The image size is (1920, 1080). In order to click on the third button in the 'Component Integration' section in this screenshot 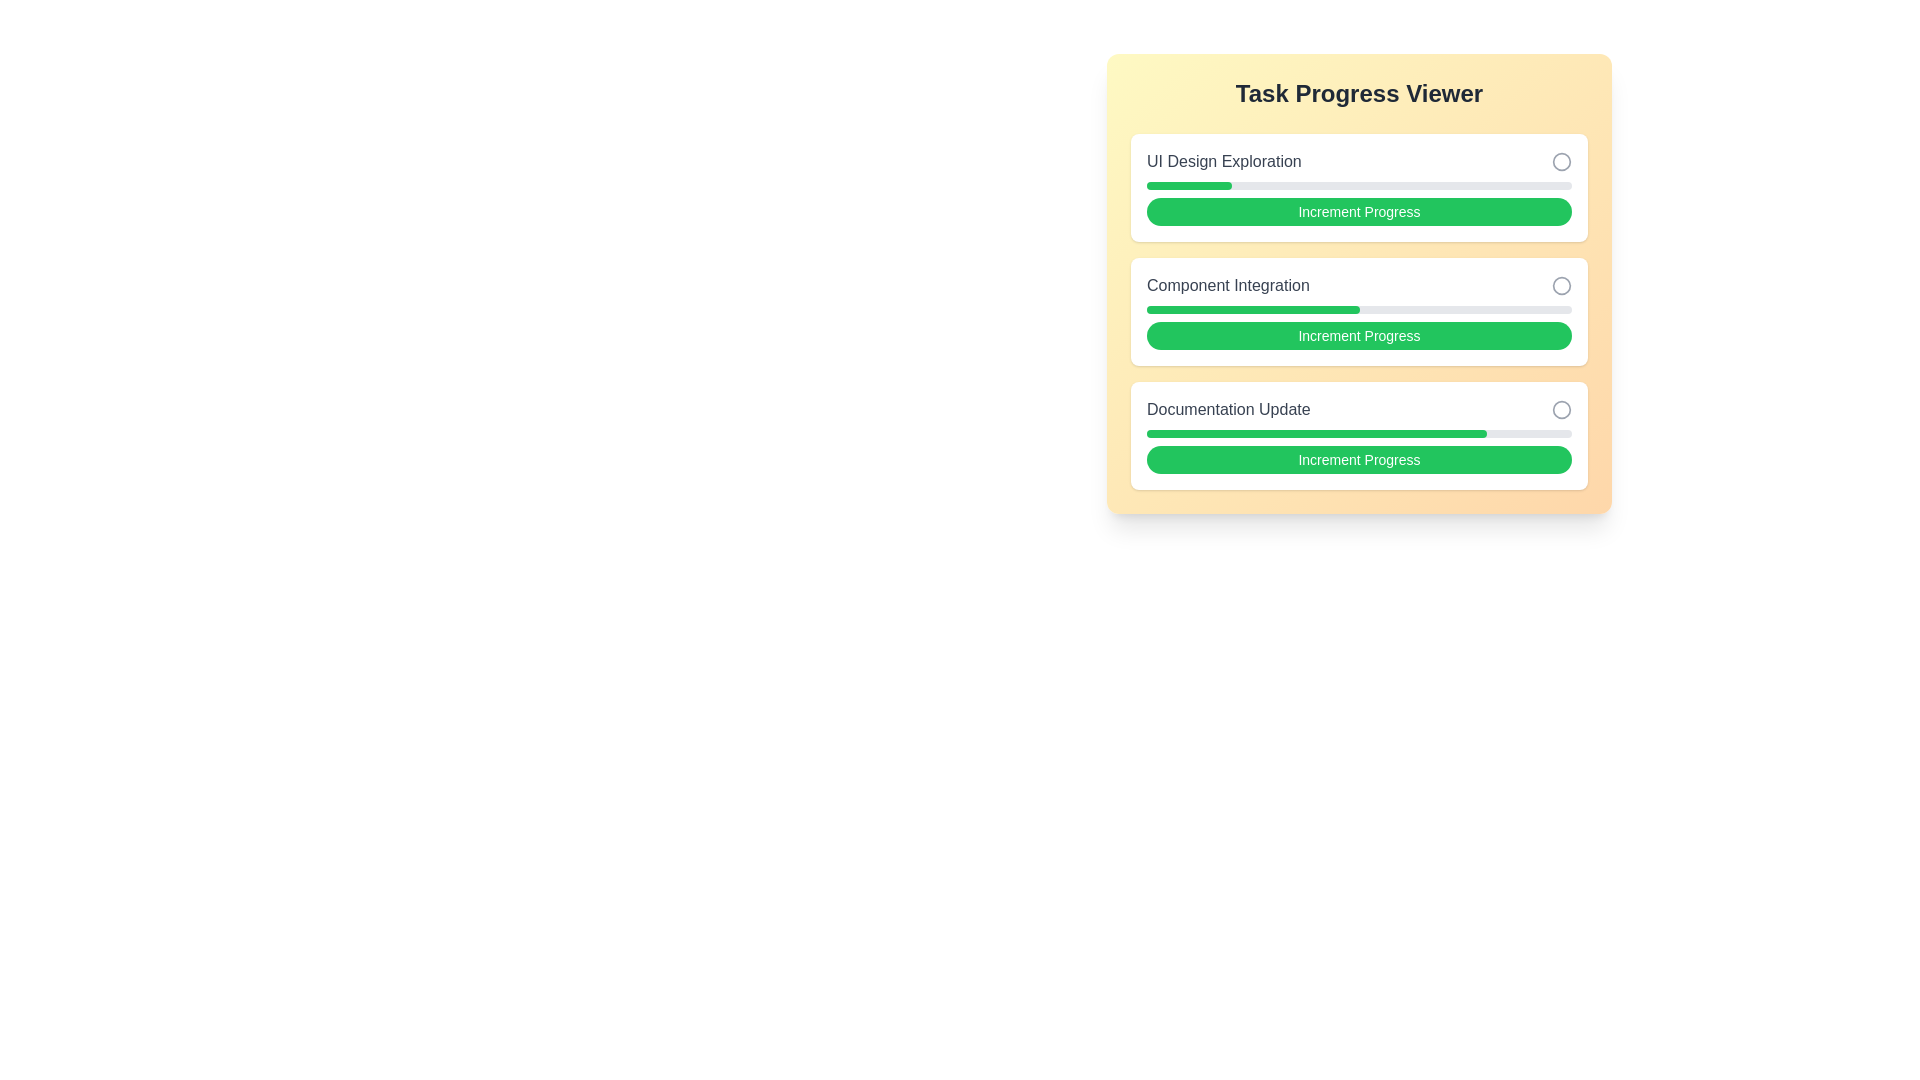, I will do `click(1359, 334)`.